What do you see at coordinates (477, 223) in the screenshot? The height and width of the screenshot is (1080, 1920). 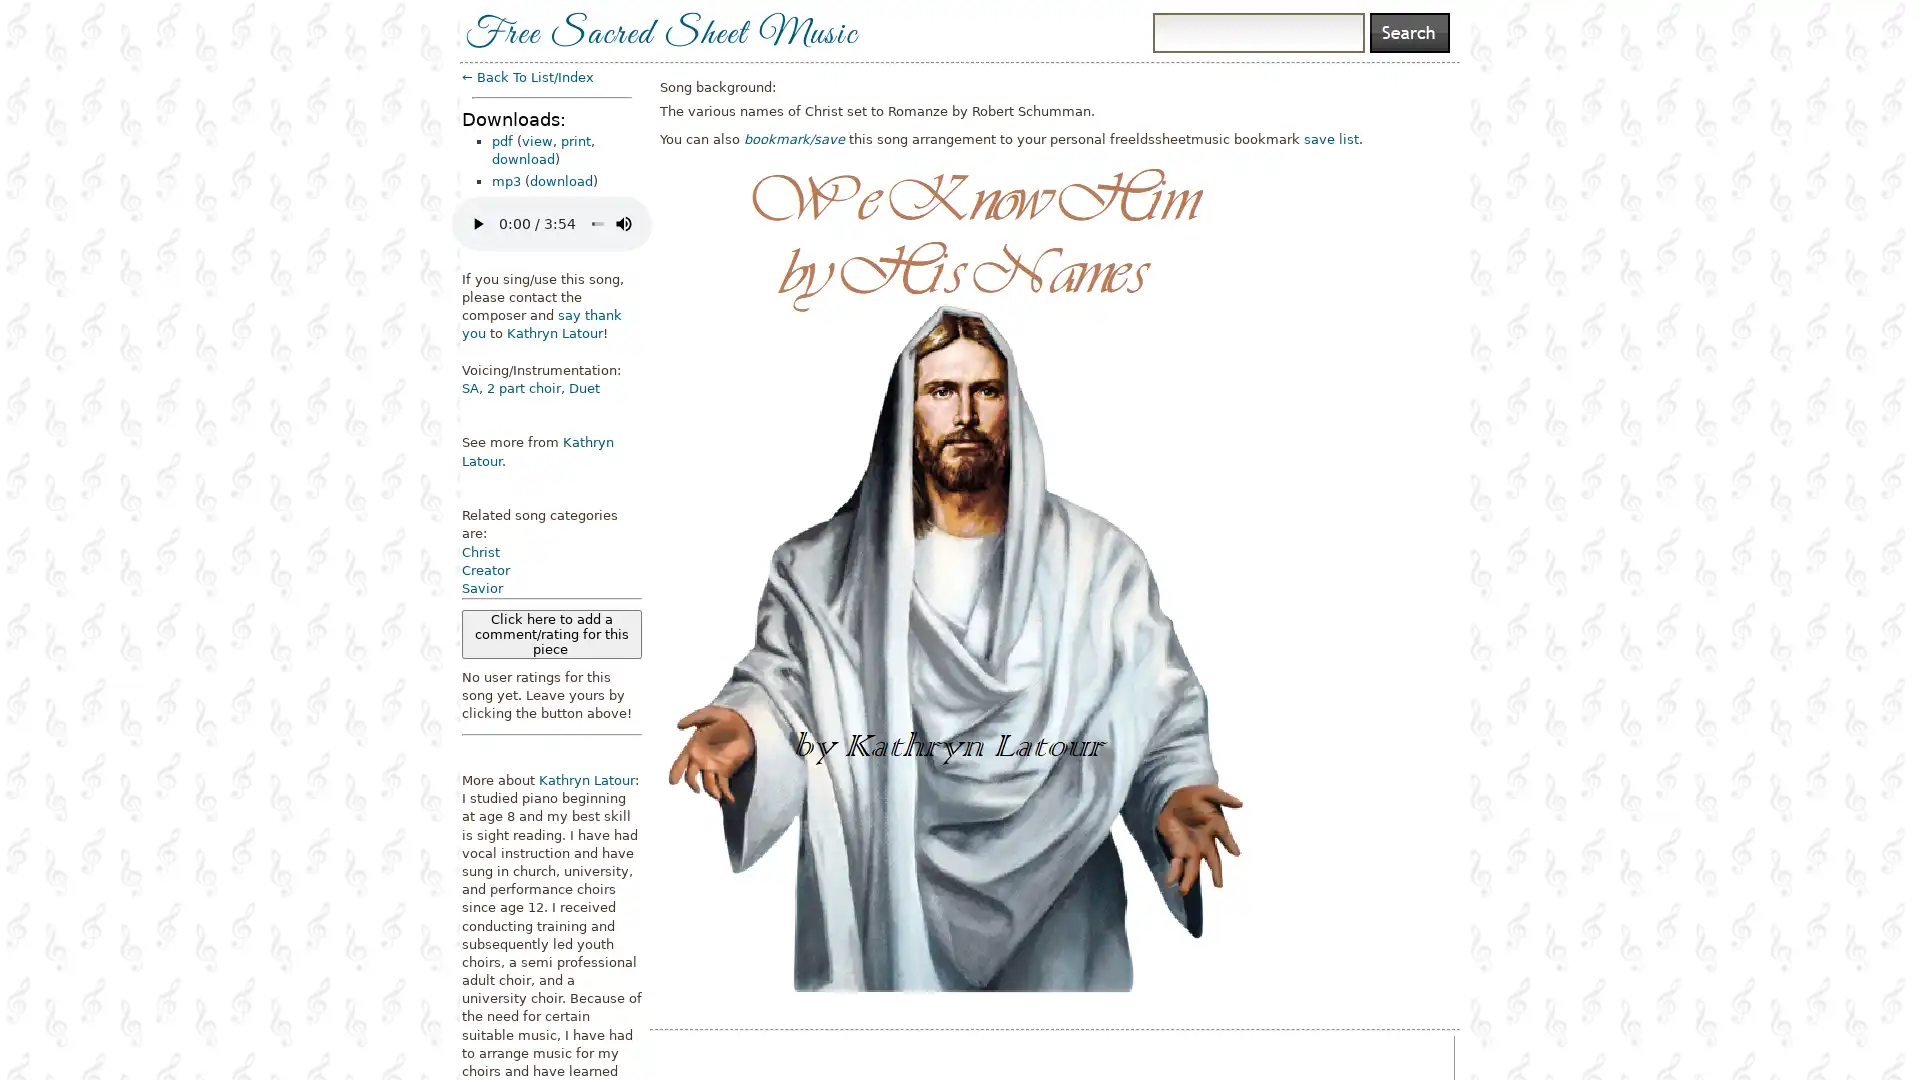 I see `play` at bounding box center [477, 223].